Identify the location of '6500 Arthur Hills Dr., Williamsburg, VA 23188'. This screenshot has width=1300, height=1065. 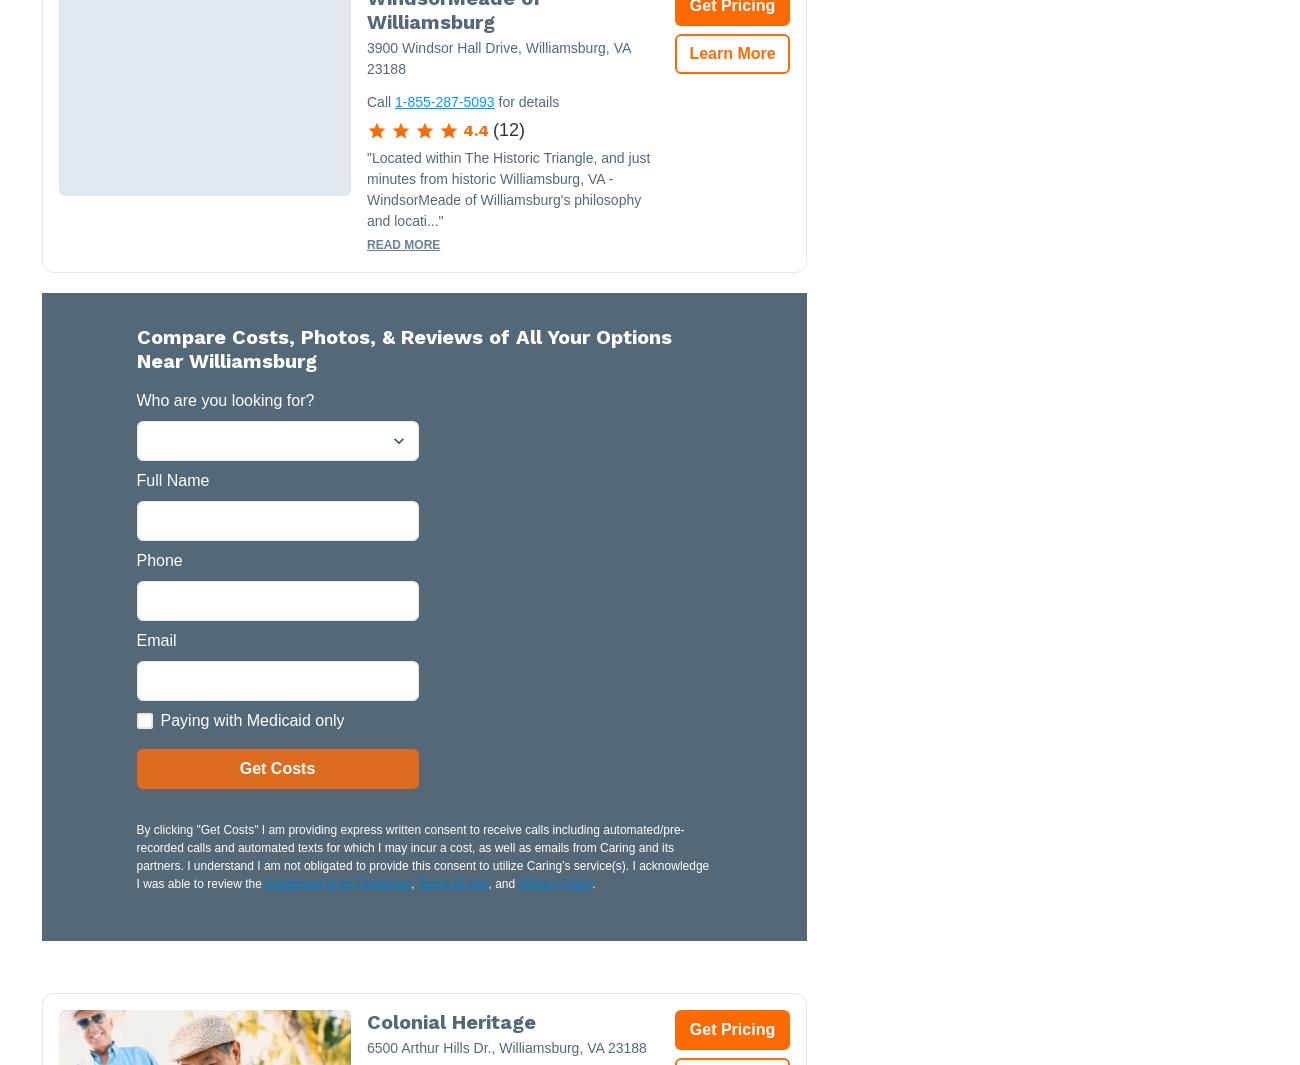
(365, 1047).